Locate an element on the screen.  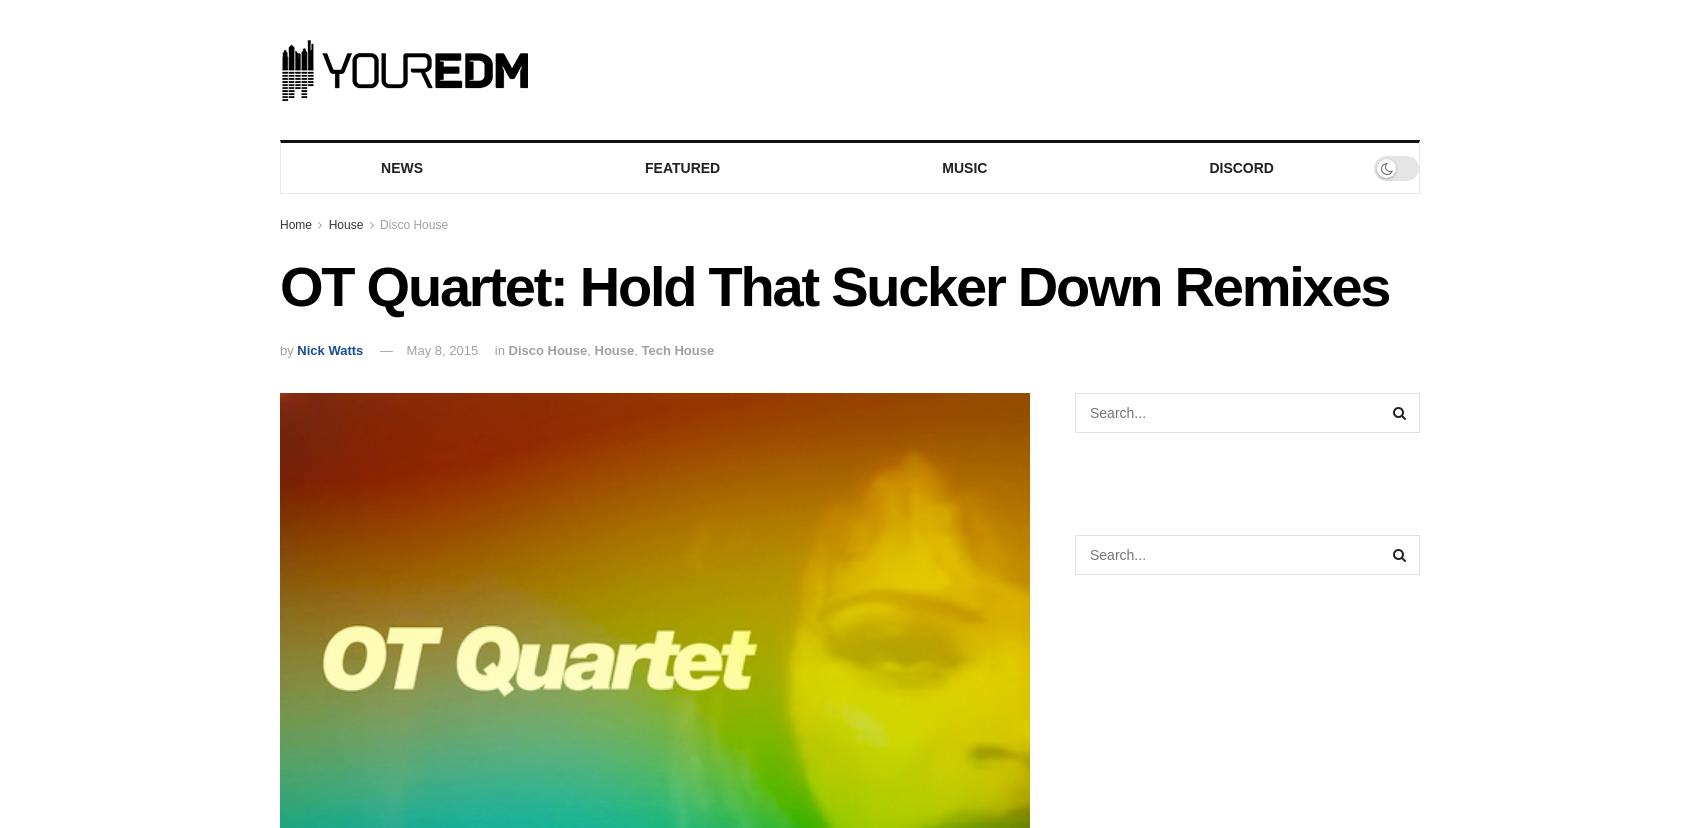
'Home' is located at coordinates (279, 224).